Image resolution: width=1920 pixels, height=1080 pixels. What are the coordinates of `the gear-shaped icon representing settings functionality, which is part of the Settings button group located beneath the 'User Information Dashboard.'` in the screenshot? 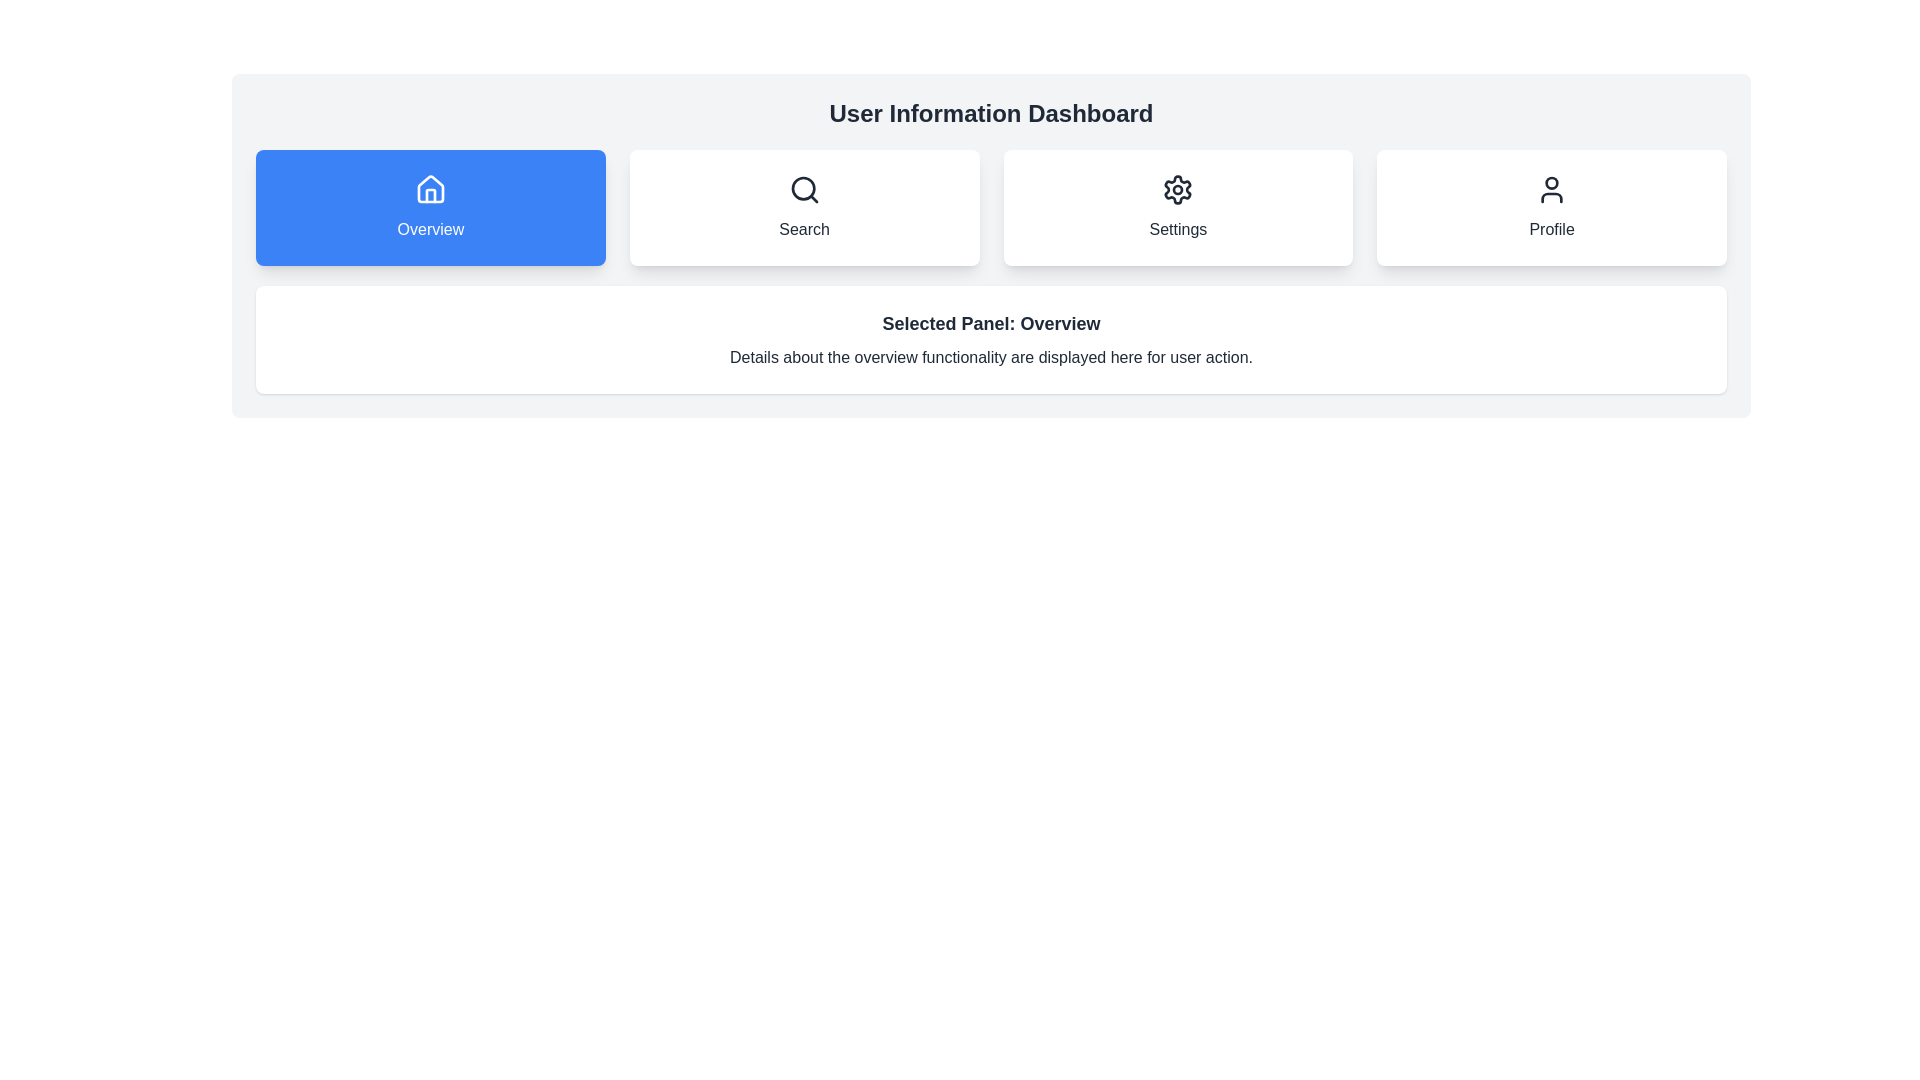 It's located at (1178, 189).